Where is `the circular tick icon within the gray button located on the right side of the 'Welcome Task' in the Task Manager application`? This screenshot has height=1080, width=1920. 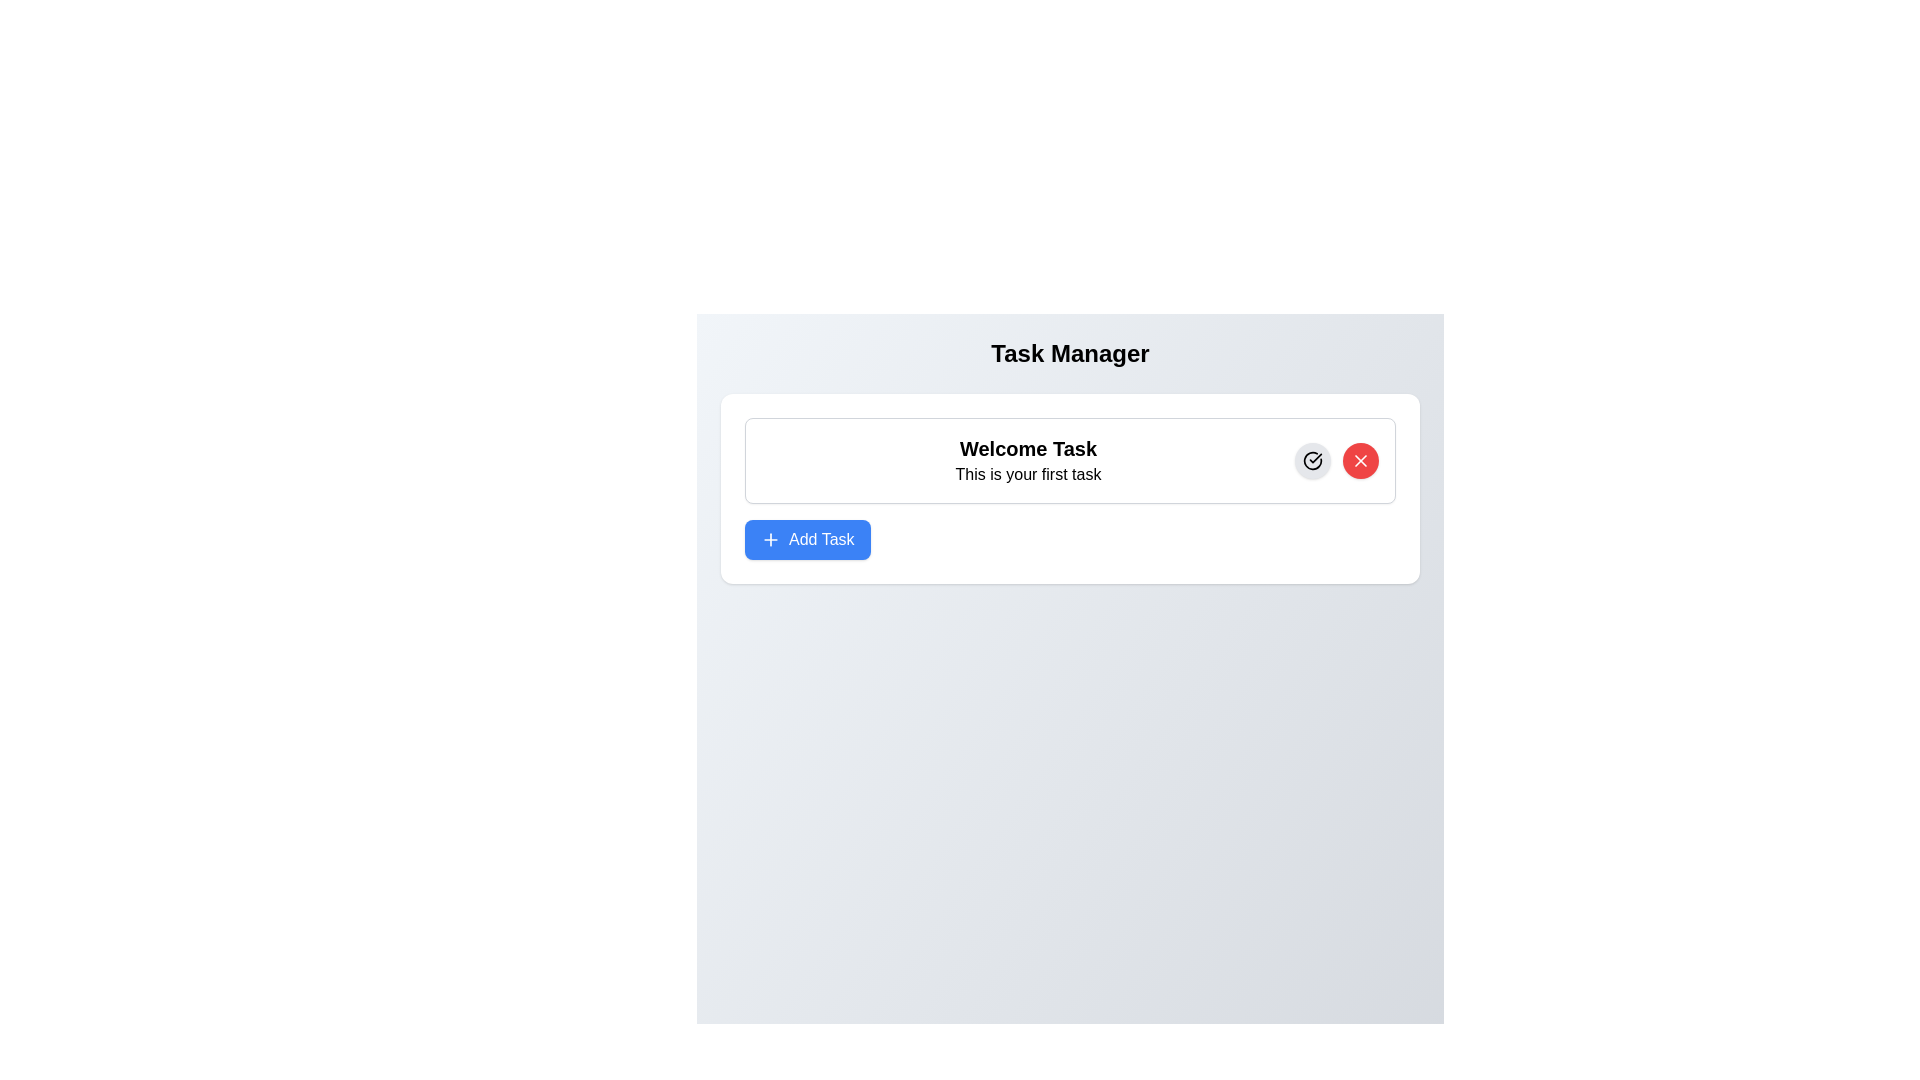
the circular tick icon within the gray button located on the right side of the 'Welcome Task' in the Task Manager application is located at coordinates (1313, 461).